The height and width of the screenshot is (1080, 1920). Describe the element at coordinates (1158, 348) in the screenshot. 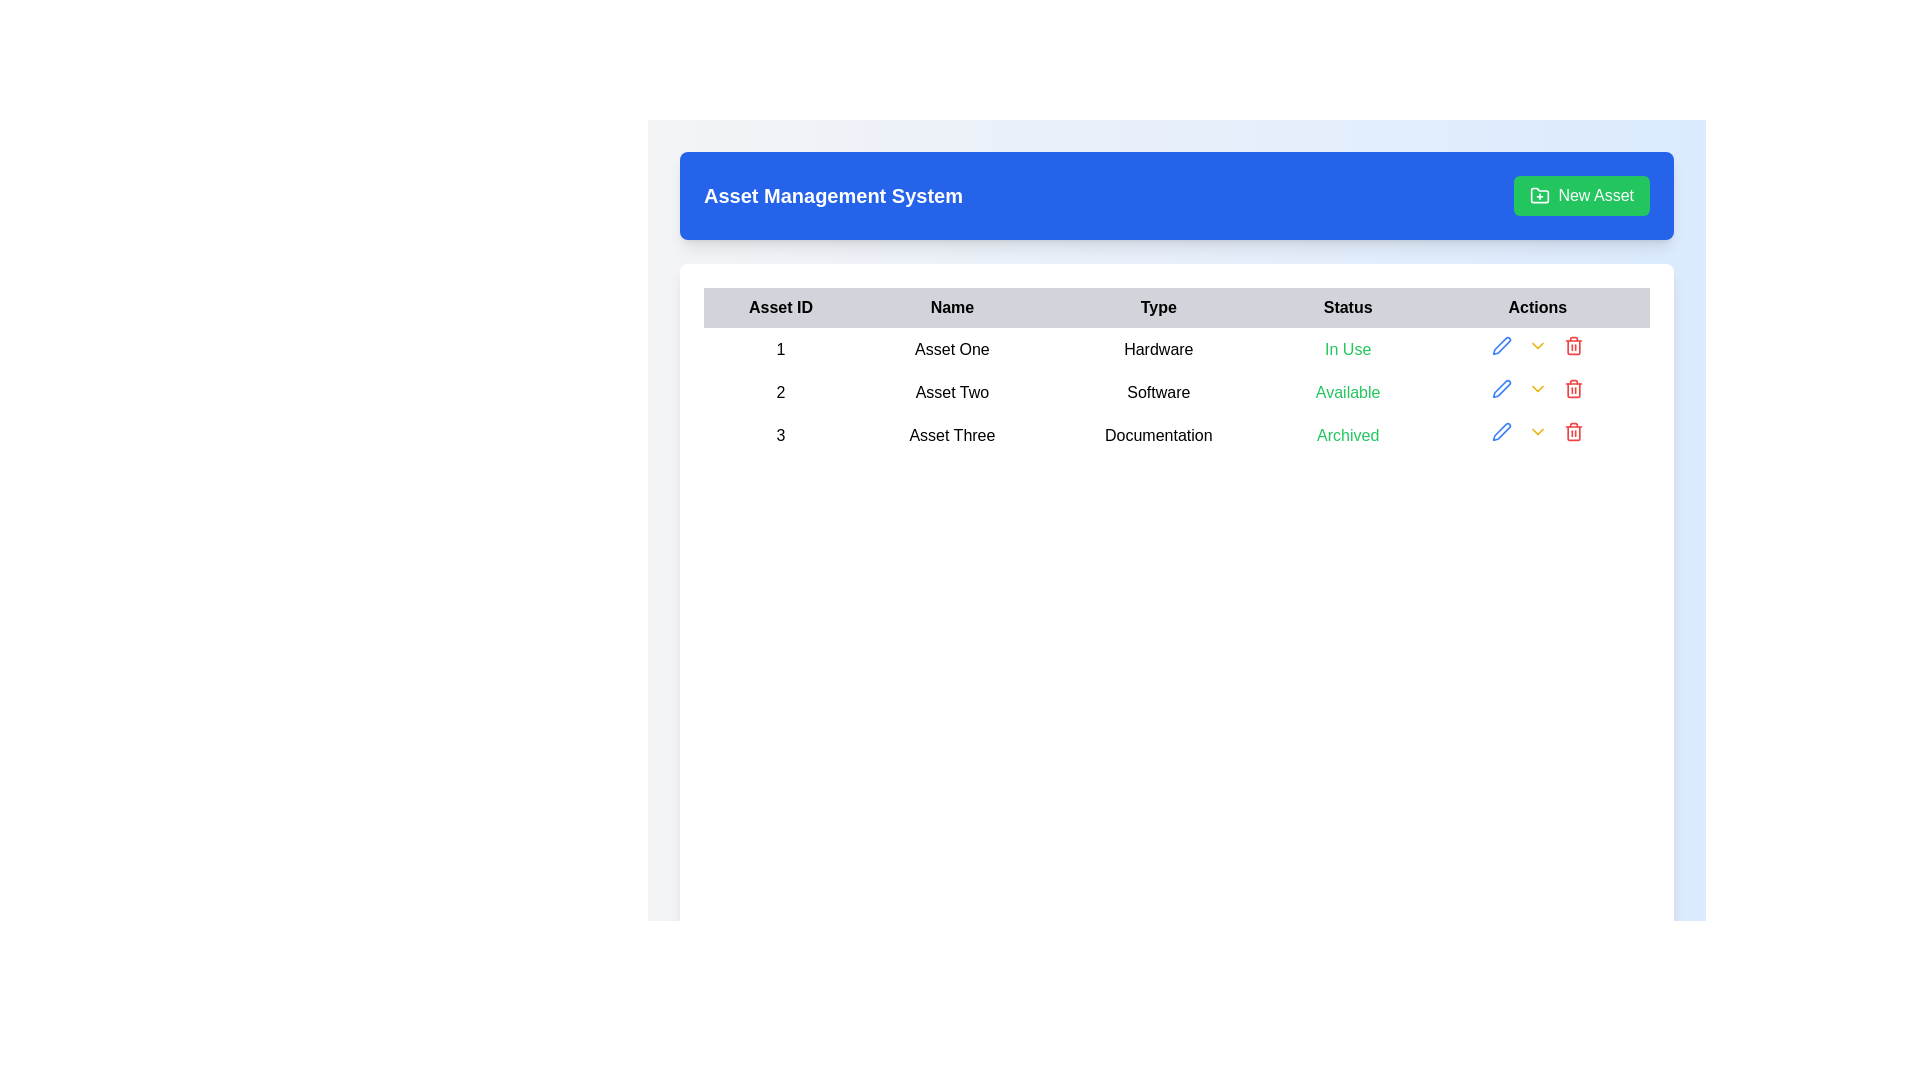

I see `the text label displaying 'Hardware', which is located in the third column of the first row of a table under the 'Type' column` at that location.